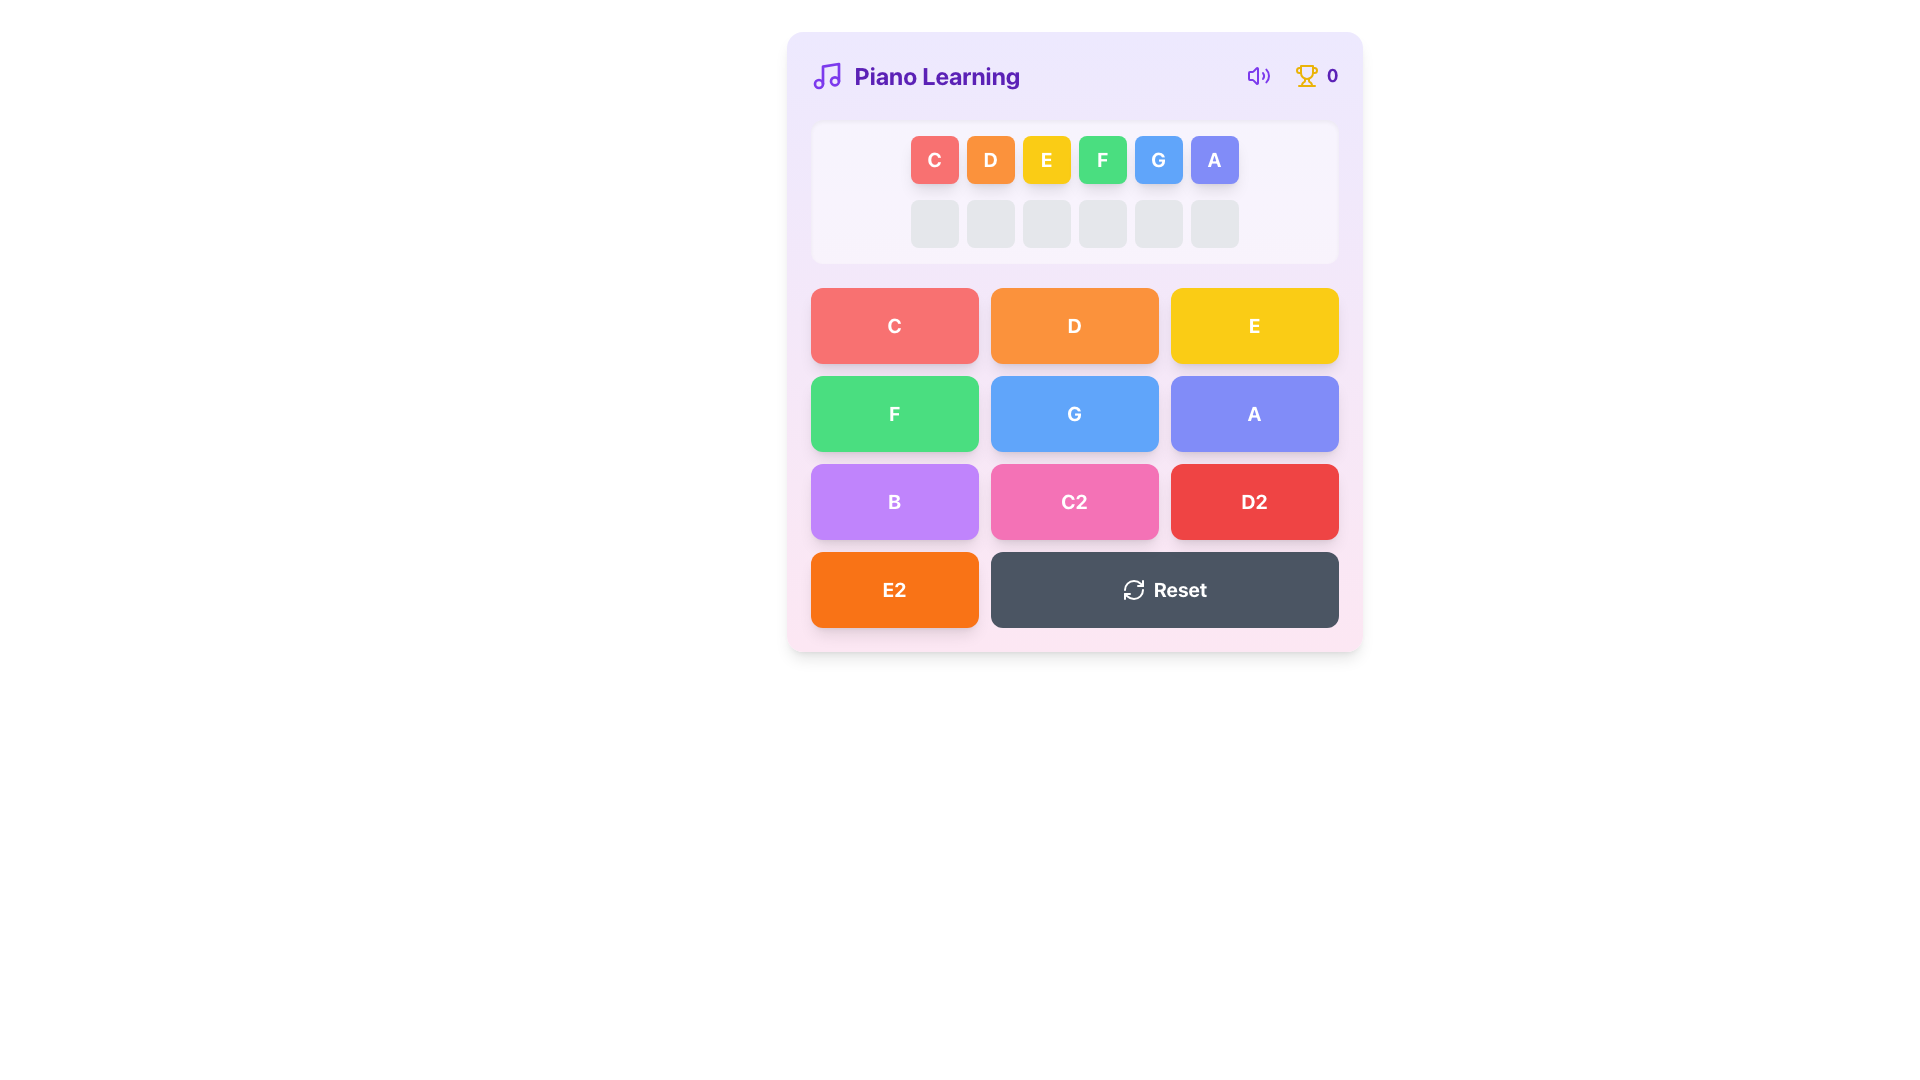  Describe the element at coordinates (1332, 75) in the screenshot. I see `the text label displaying a numeric value in the top-right corner of the interface, next to the trophy icon` at that location.